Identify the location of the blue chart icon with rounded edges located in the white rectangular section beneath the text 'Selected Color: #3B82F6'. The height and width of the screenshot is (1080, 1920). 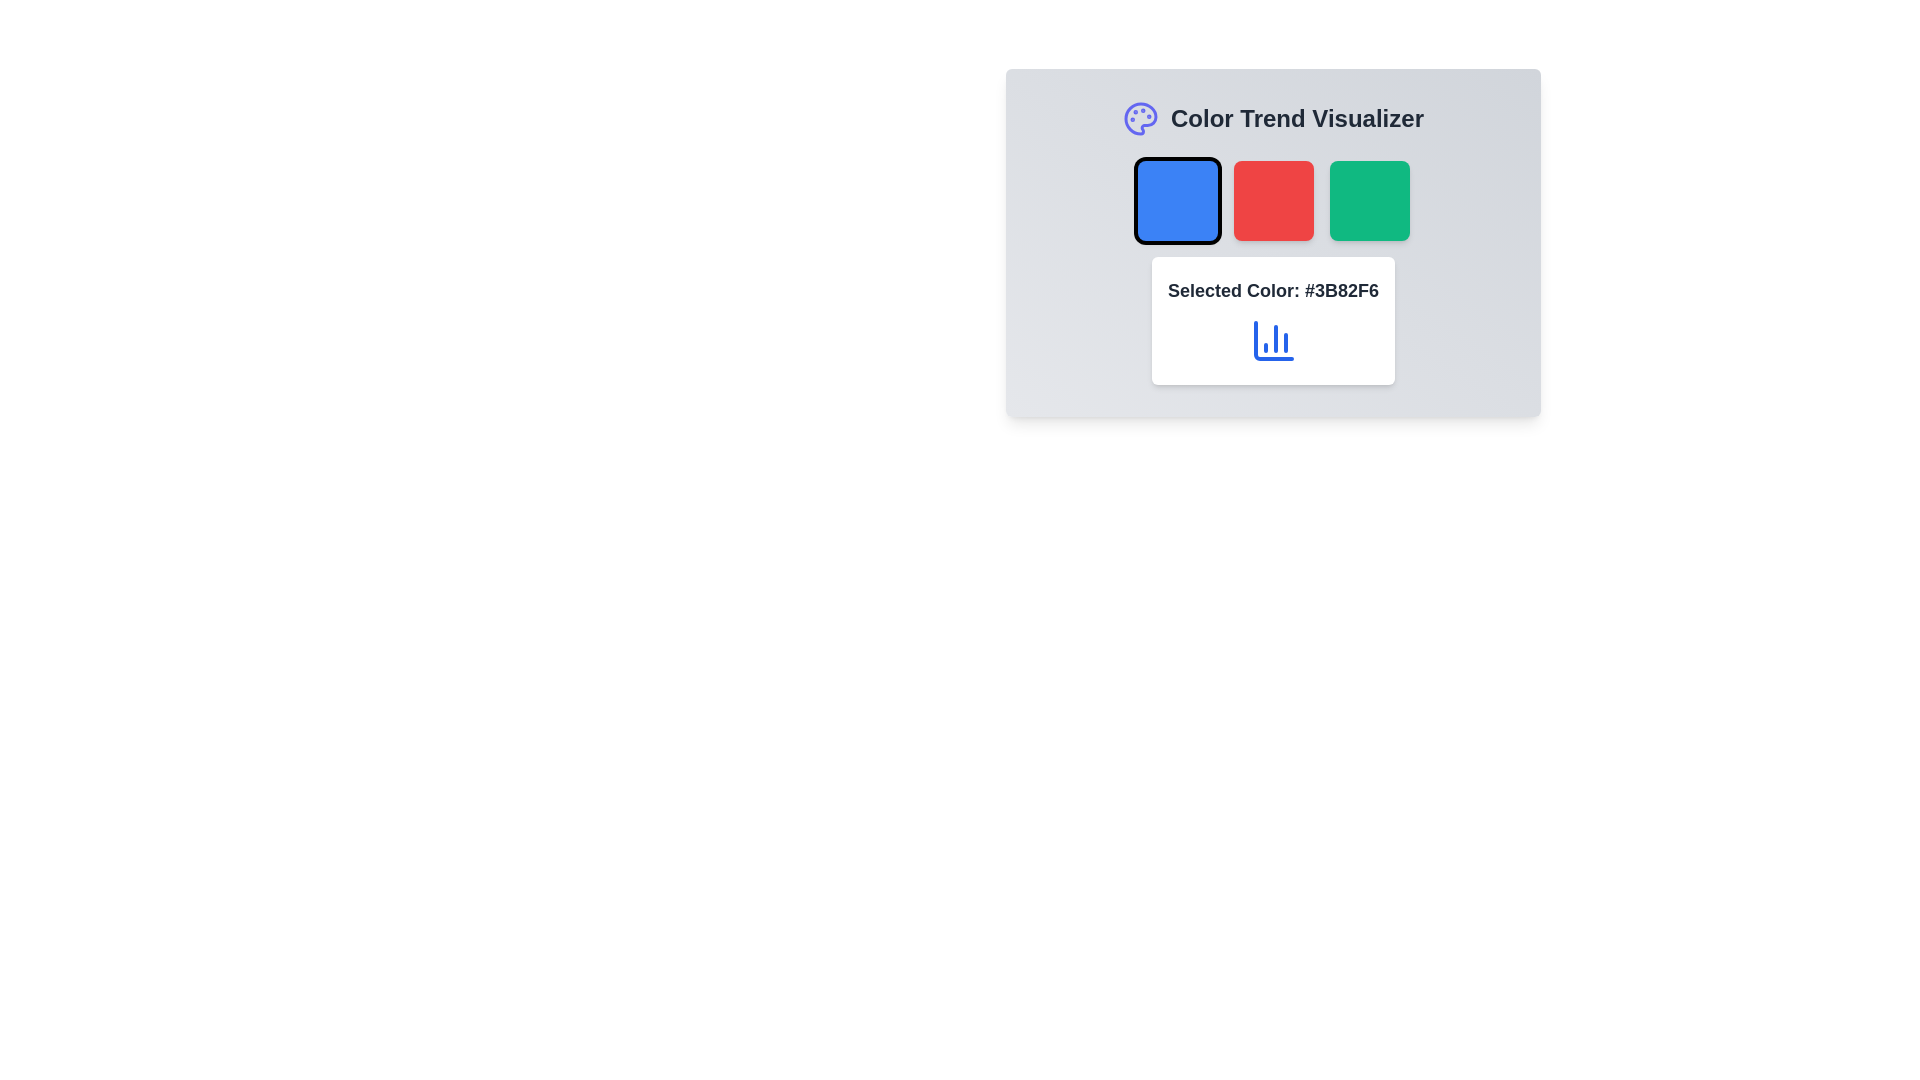
(1272, 339).